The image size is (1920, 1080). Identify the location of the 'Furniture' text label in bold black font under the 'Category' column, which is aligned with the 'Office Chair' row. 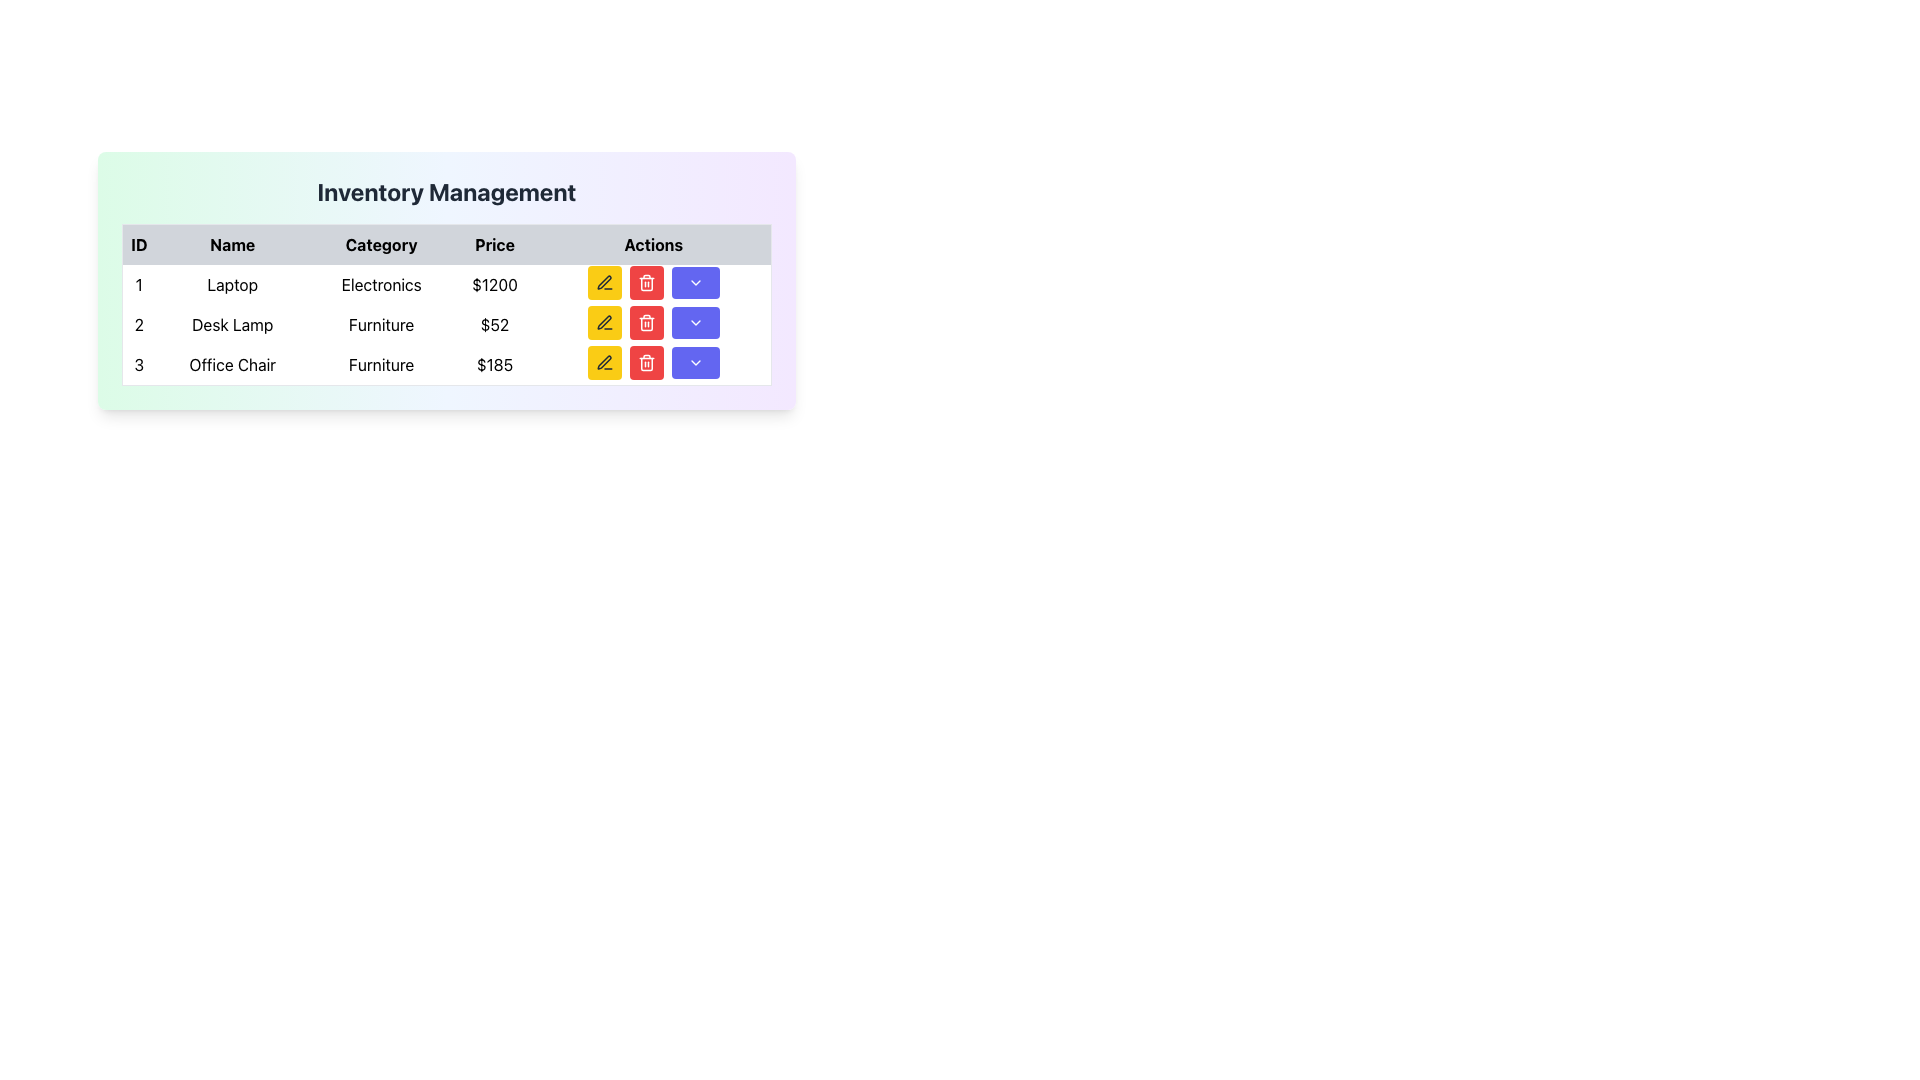
(381, 365).